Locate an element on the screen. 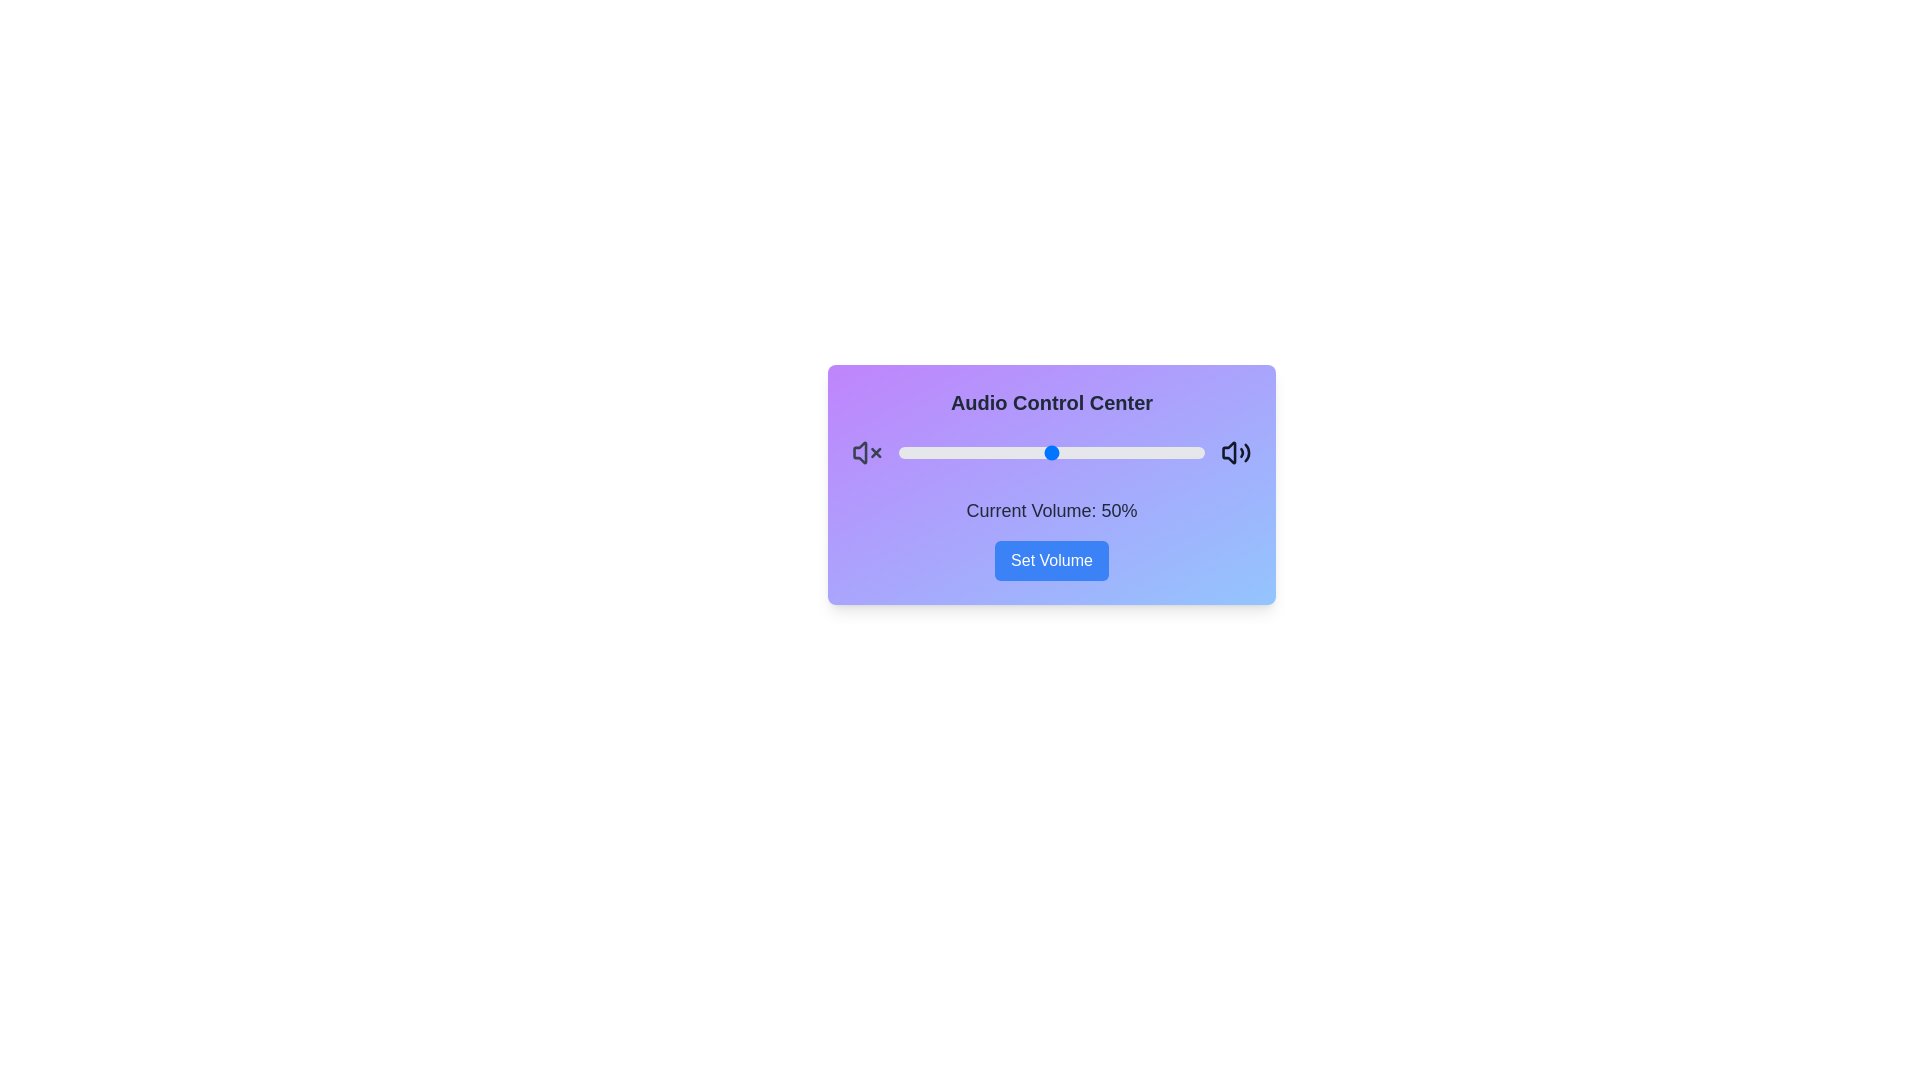 This screenshot has height=1080, width=1920. the volume slider to set the volume to 68% is located at coordinates (1106, 452).